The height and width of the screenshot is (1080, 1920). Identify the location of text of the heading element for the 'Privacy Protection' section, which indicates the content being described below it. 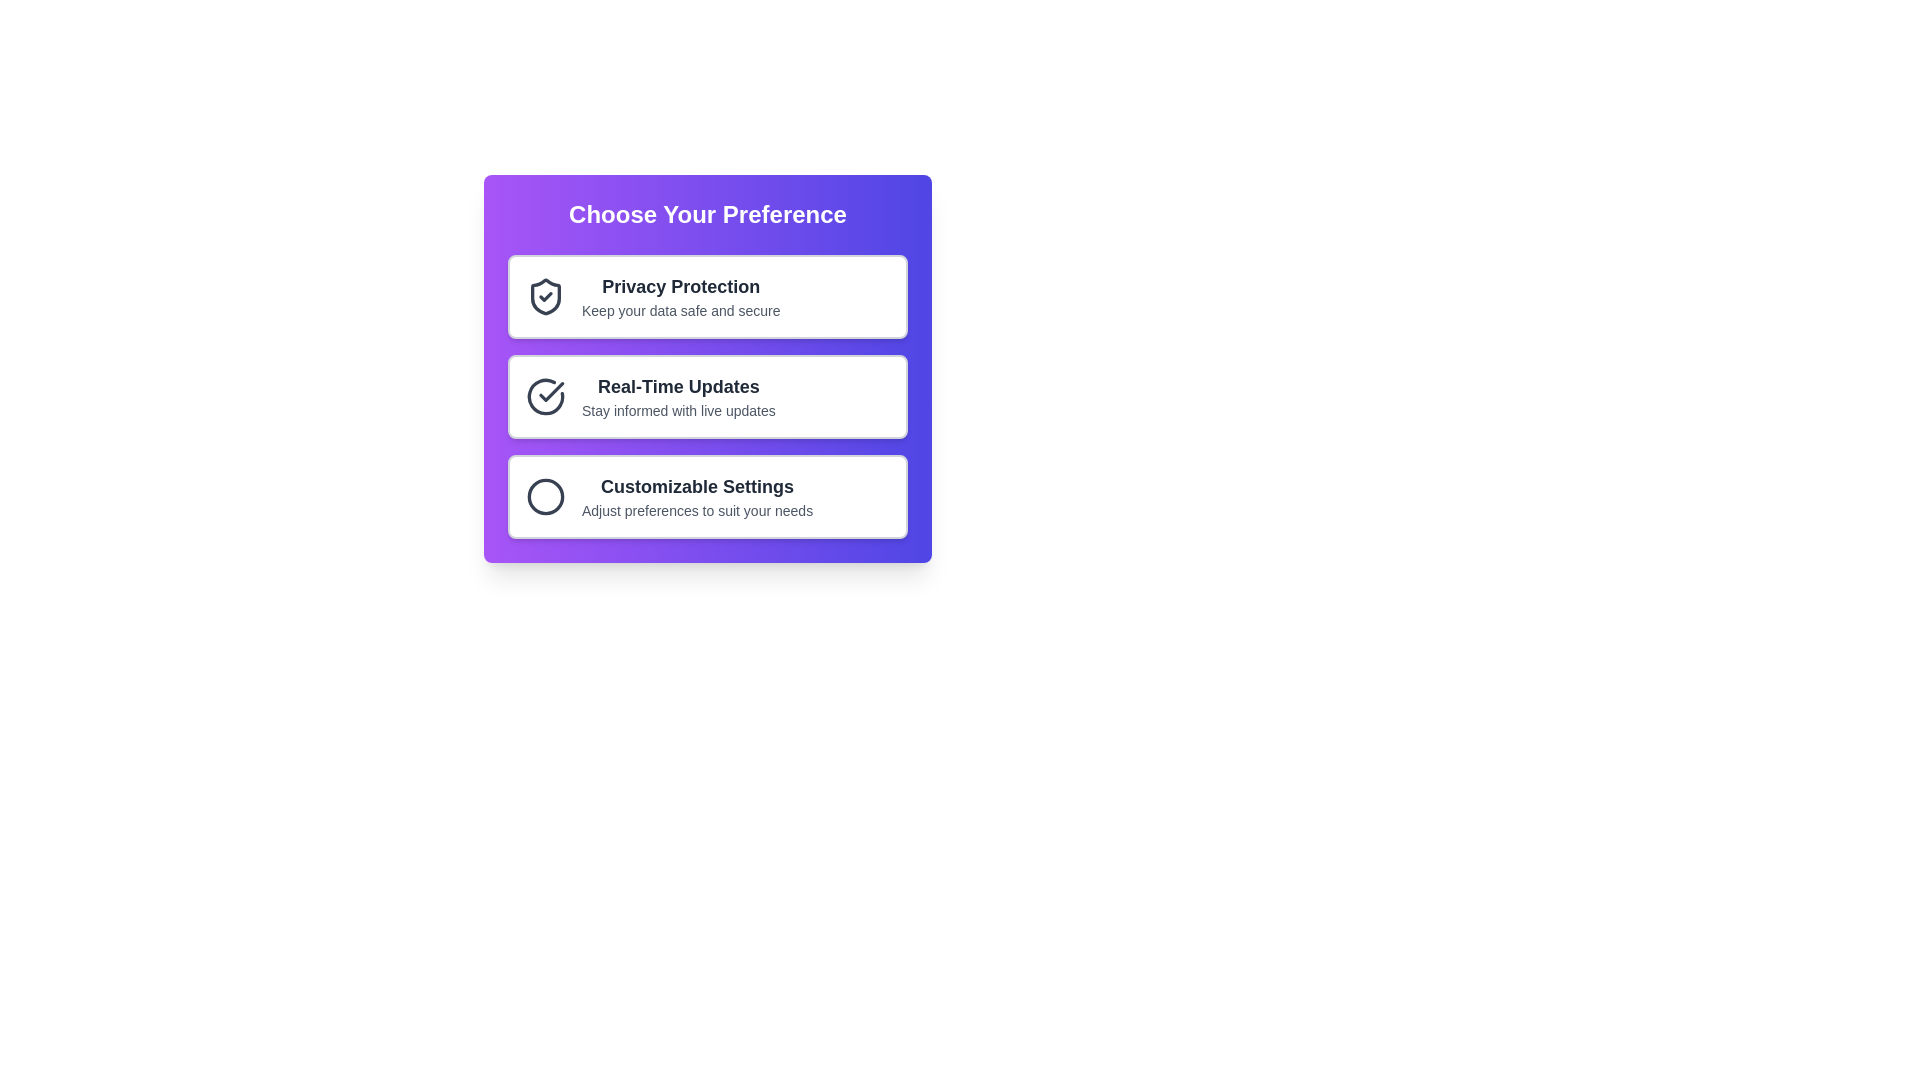
(681, 286).